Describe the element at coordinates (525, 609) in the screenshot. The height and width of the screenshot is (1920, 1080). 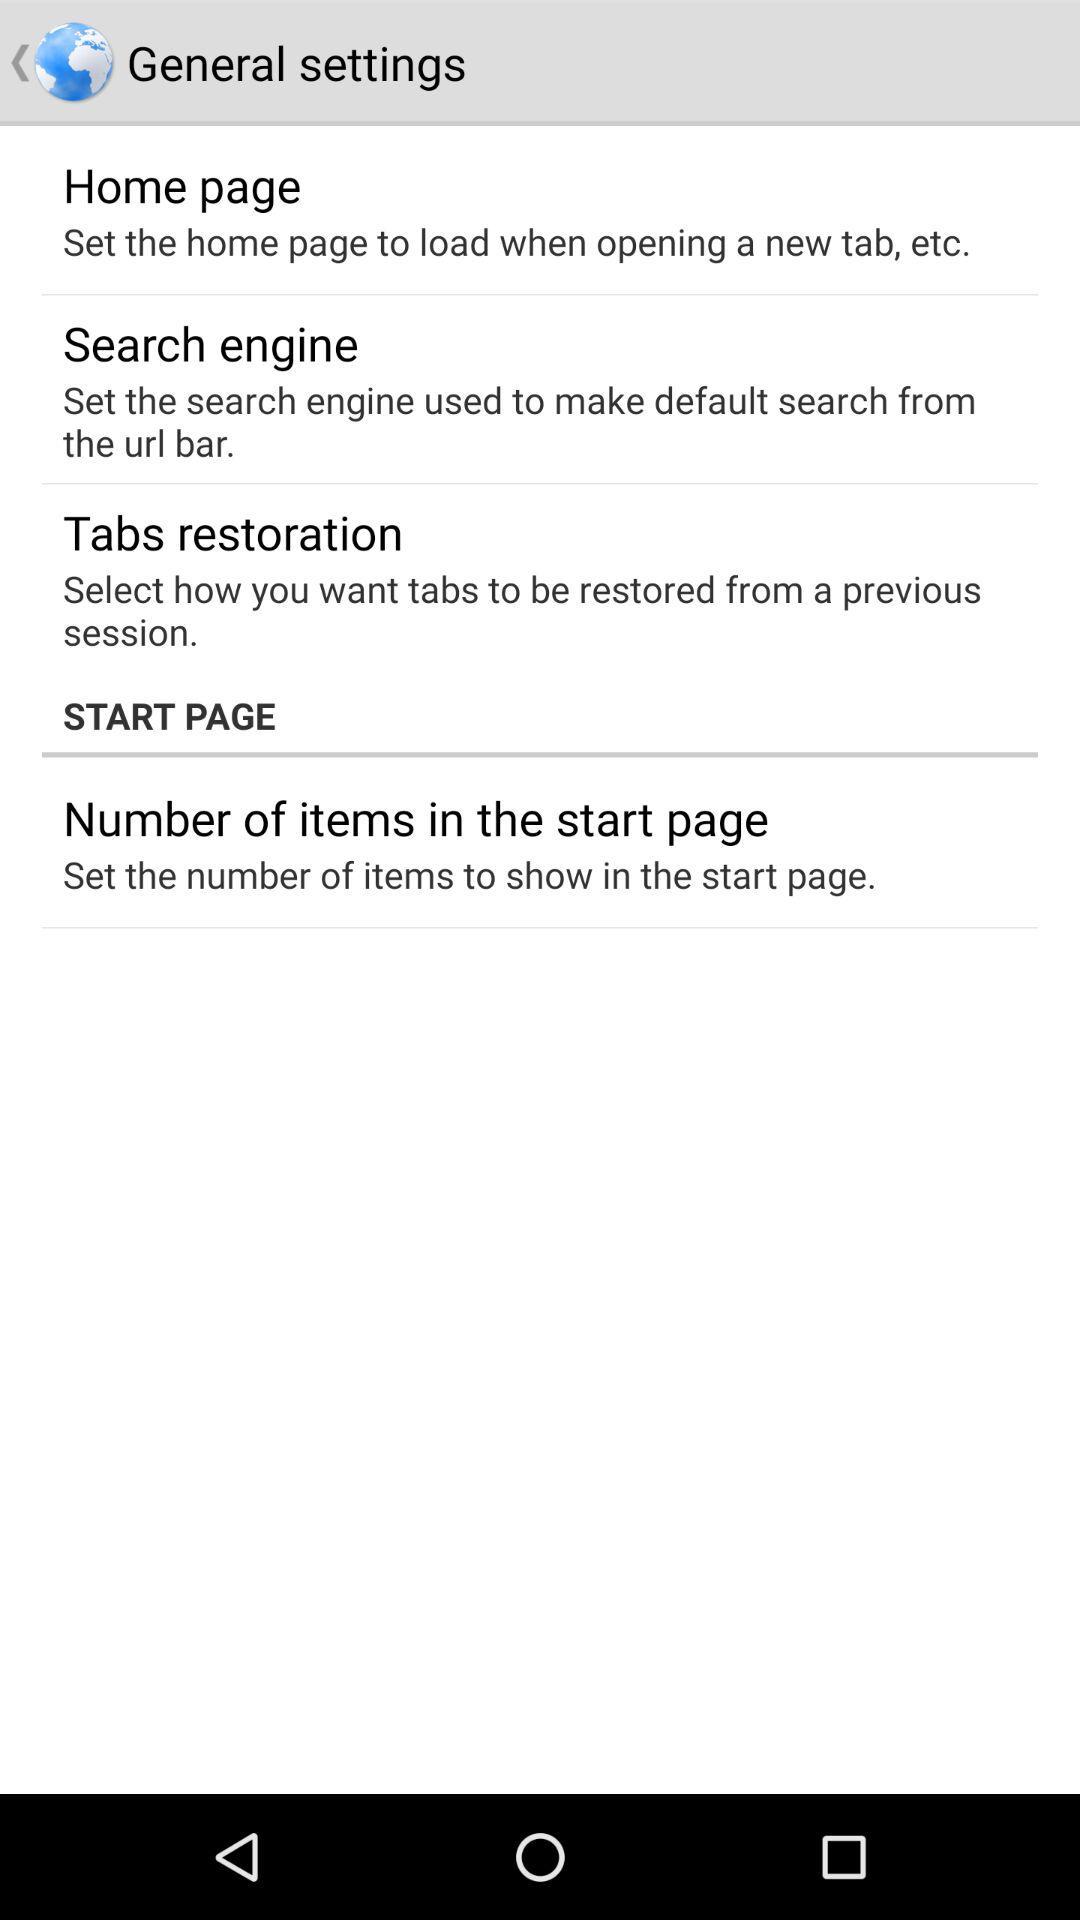
I see `item above start page item` at that location.